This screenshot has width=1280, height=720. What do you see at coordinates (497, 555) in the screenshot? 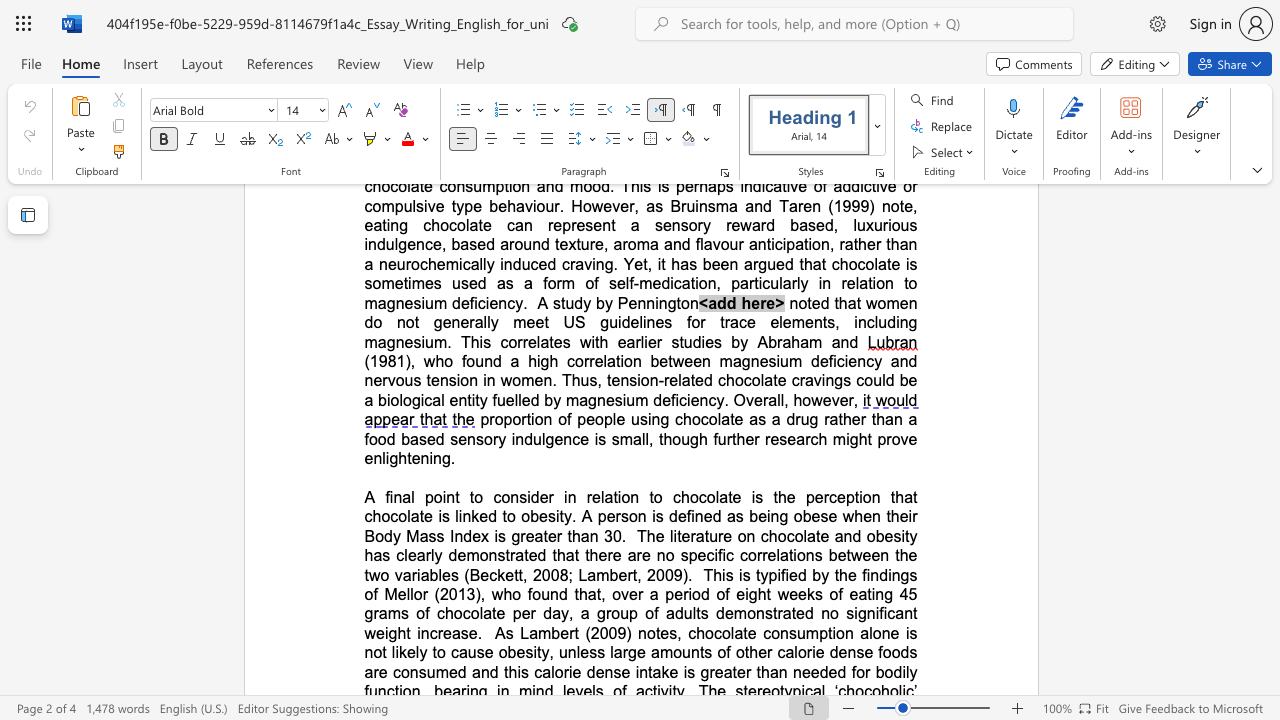
I see `the subset text "st" within the text "demonstrated"` at bounding box center [497, 555].